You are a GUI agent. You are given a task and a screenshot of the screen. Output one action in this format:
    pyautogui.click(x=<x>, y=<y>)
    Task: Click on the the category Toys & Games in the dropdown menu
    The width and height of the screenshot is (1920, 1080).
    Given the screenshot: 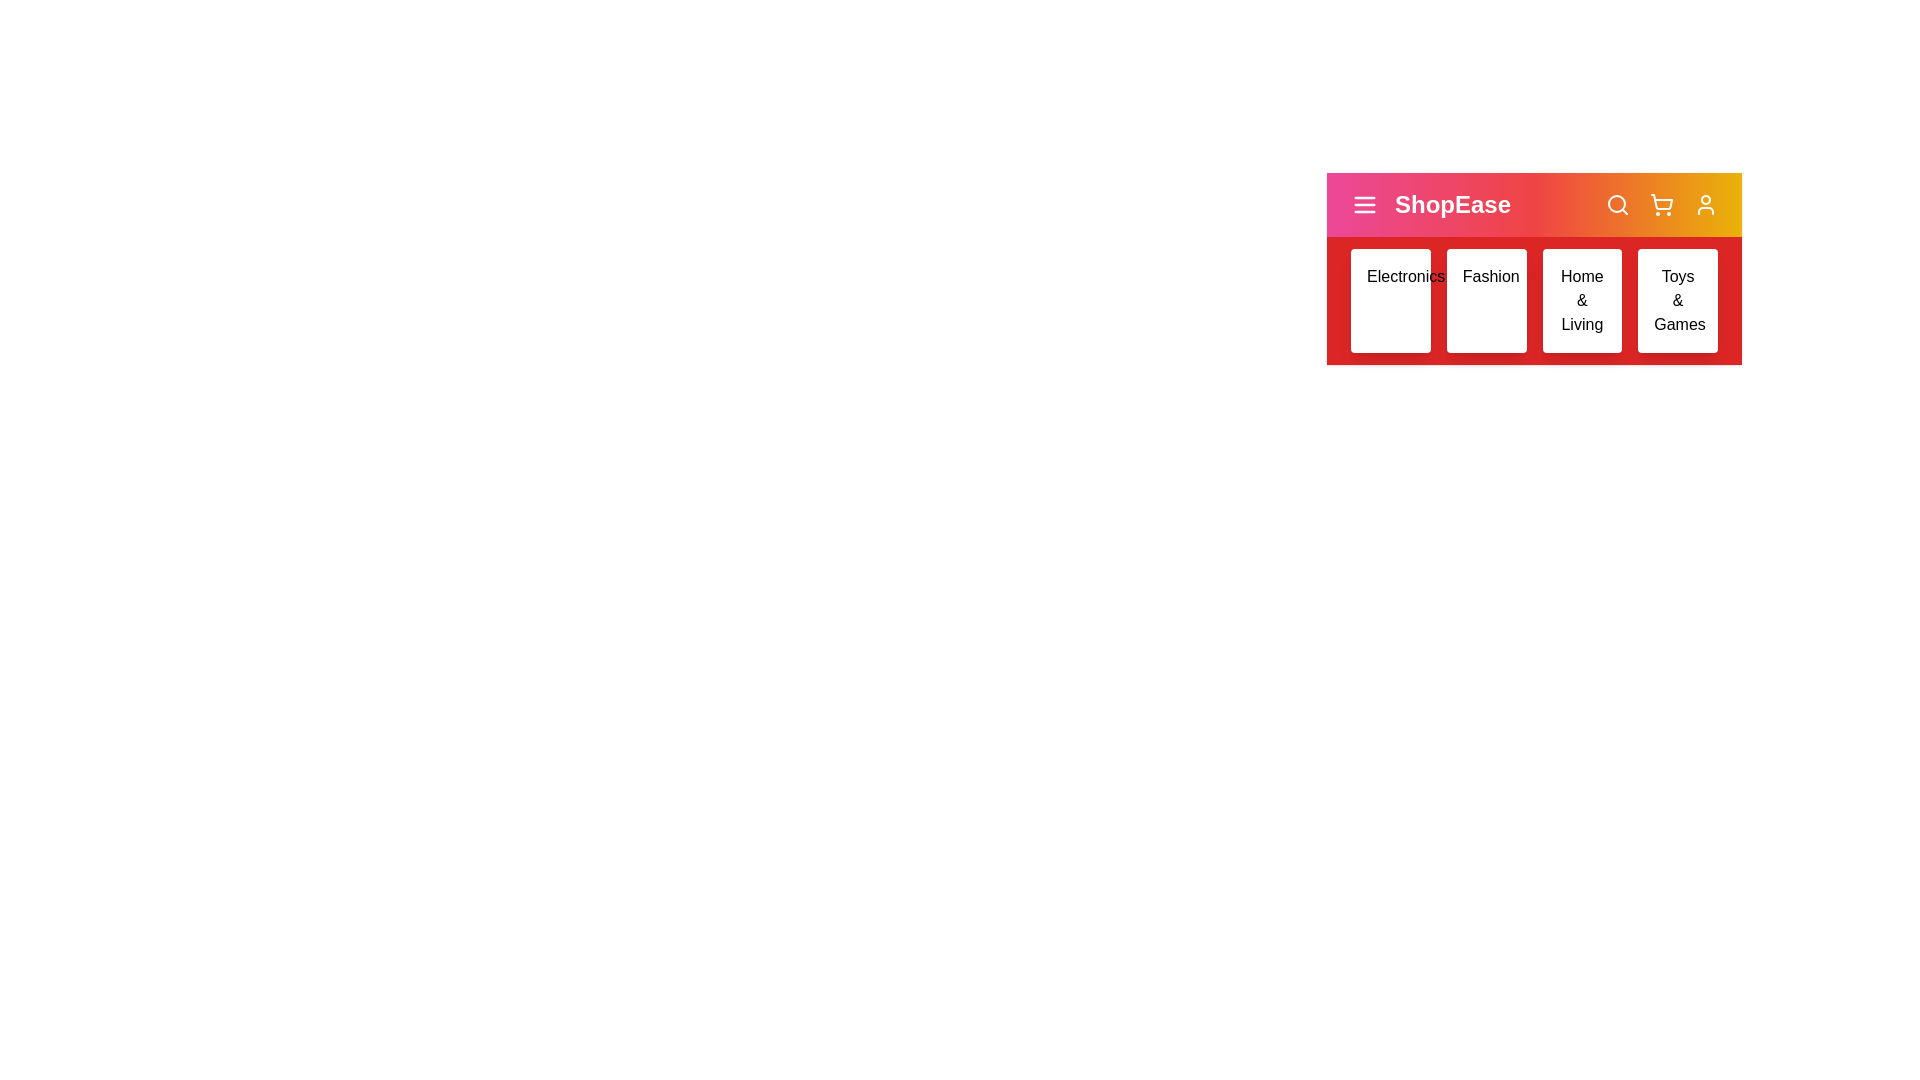 What is the action you would take?
    pyautogui.click(x=1678, y=300)
    